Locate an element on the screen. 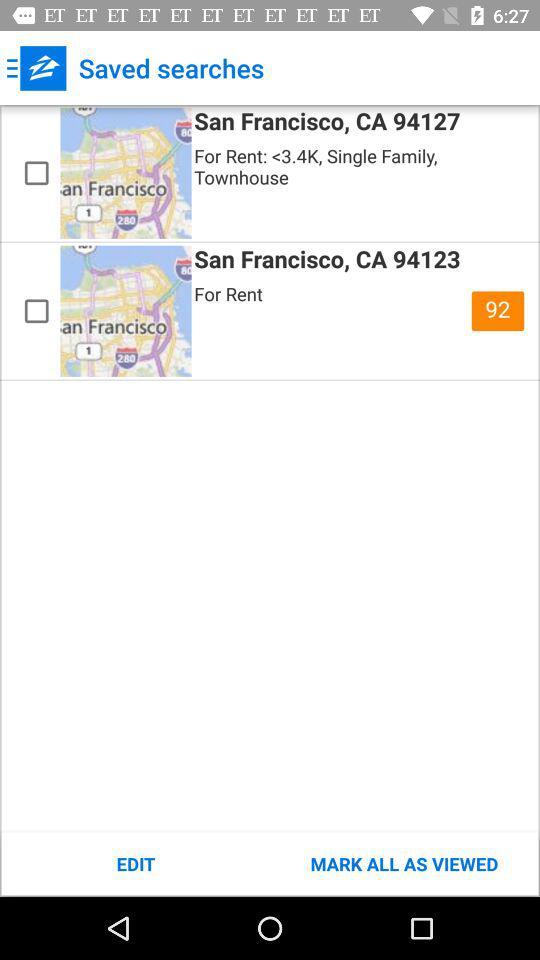 The image size is (540, 960). click the check box is located at coordinates (36, 311).